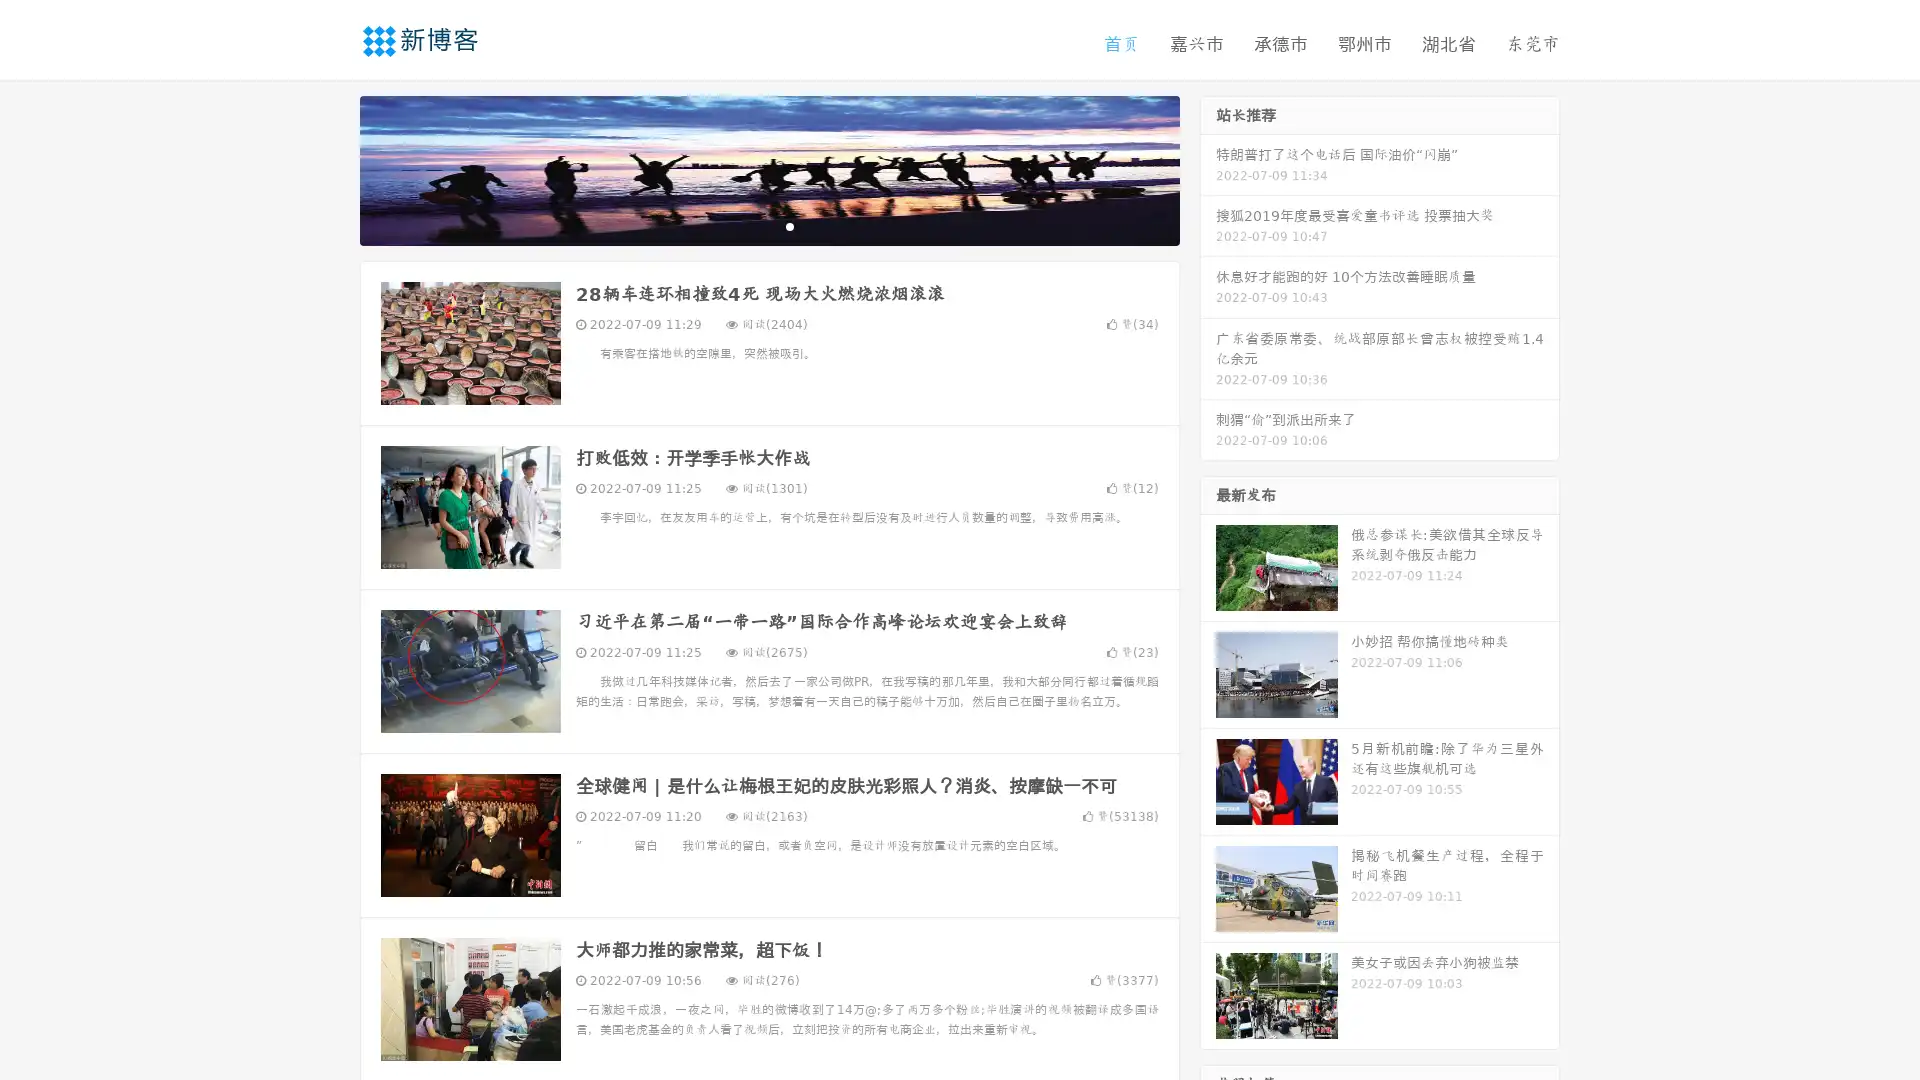 Image resolution: width=1920 pixels, height=1080 pixels. What do you see at coordinates (768, 225) in the screenshot?
I see `Go to slide 2` at bounding box center [768, 225].